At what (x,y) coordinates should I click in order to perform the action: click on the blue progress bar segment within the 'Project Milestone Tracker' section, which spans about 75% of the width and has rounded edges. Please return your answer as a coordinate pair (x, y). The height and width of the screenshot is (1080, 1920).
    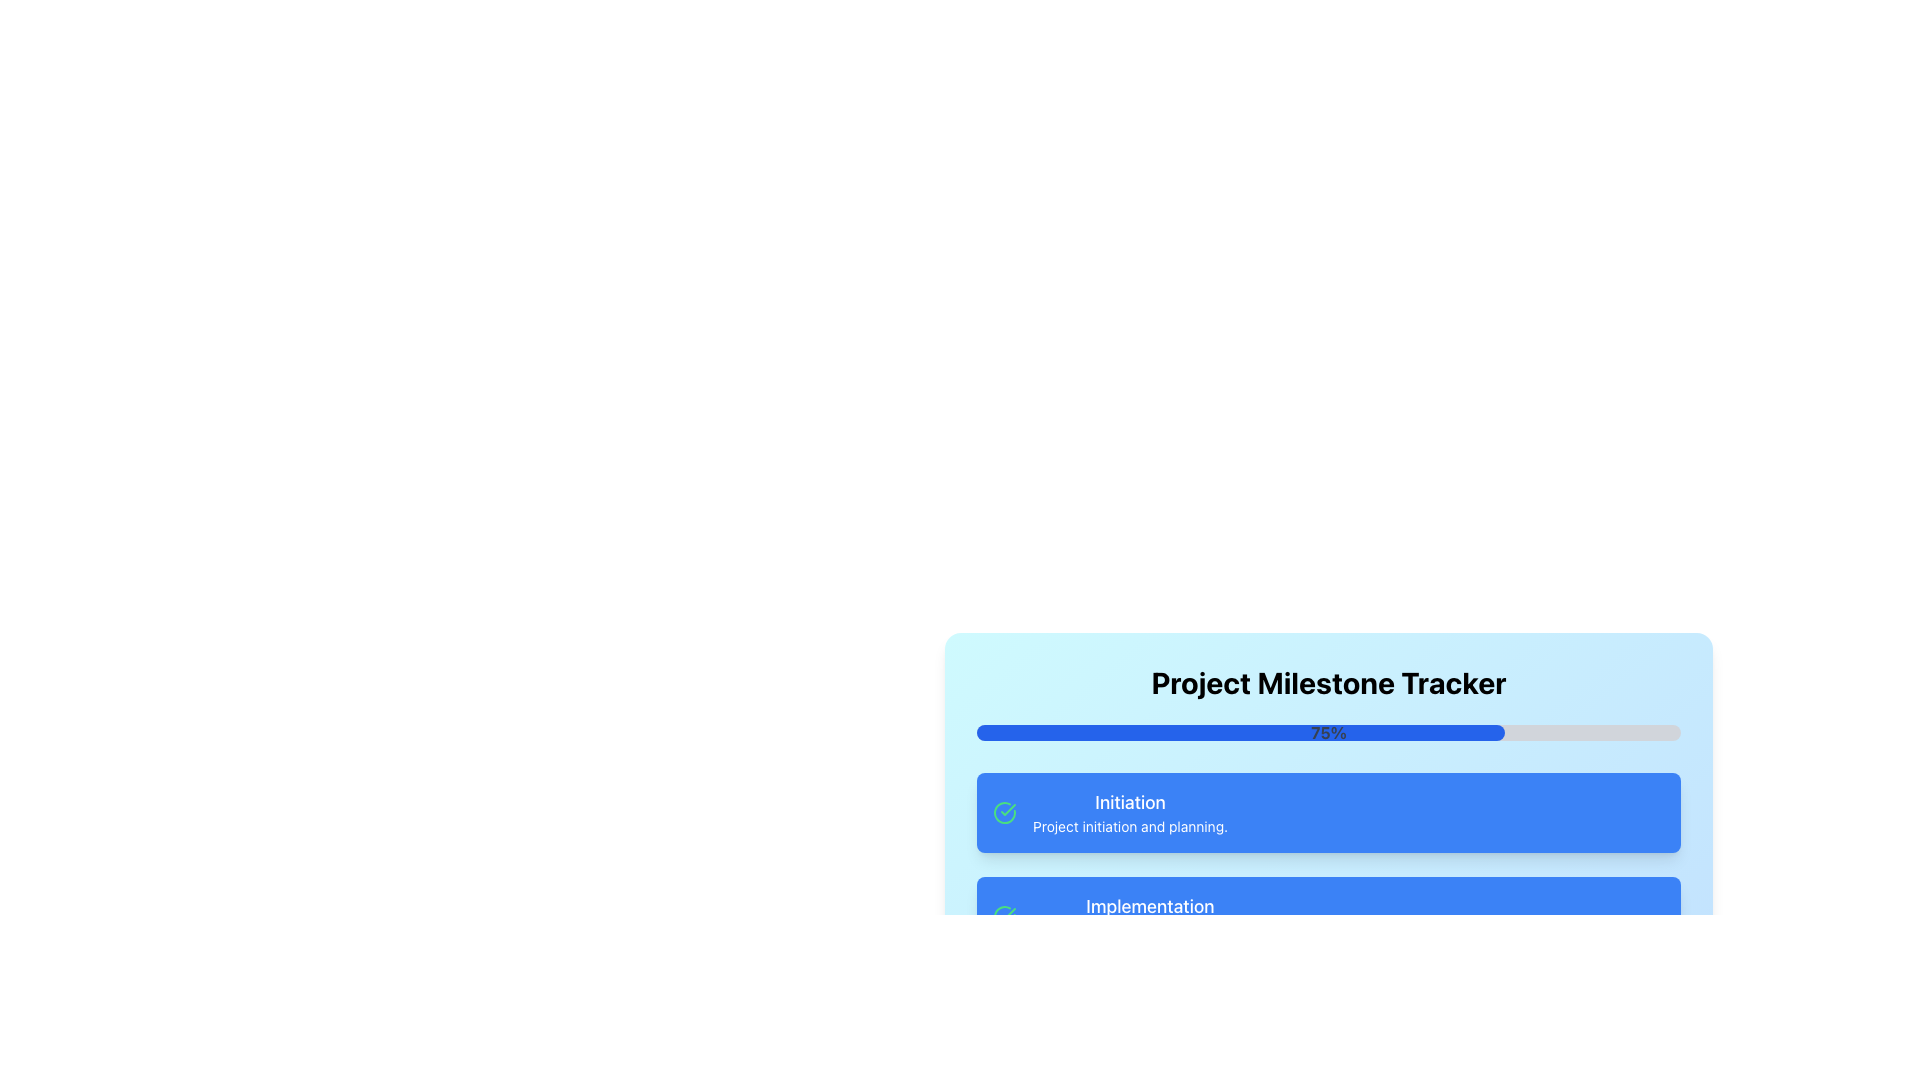
    Looking at the image, I should click on (1240, 732).